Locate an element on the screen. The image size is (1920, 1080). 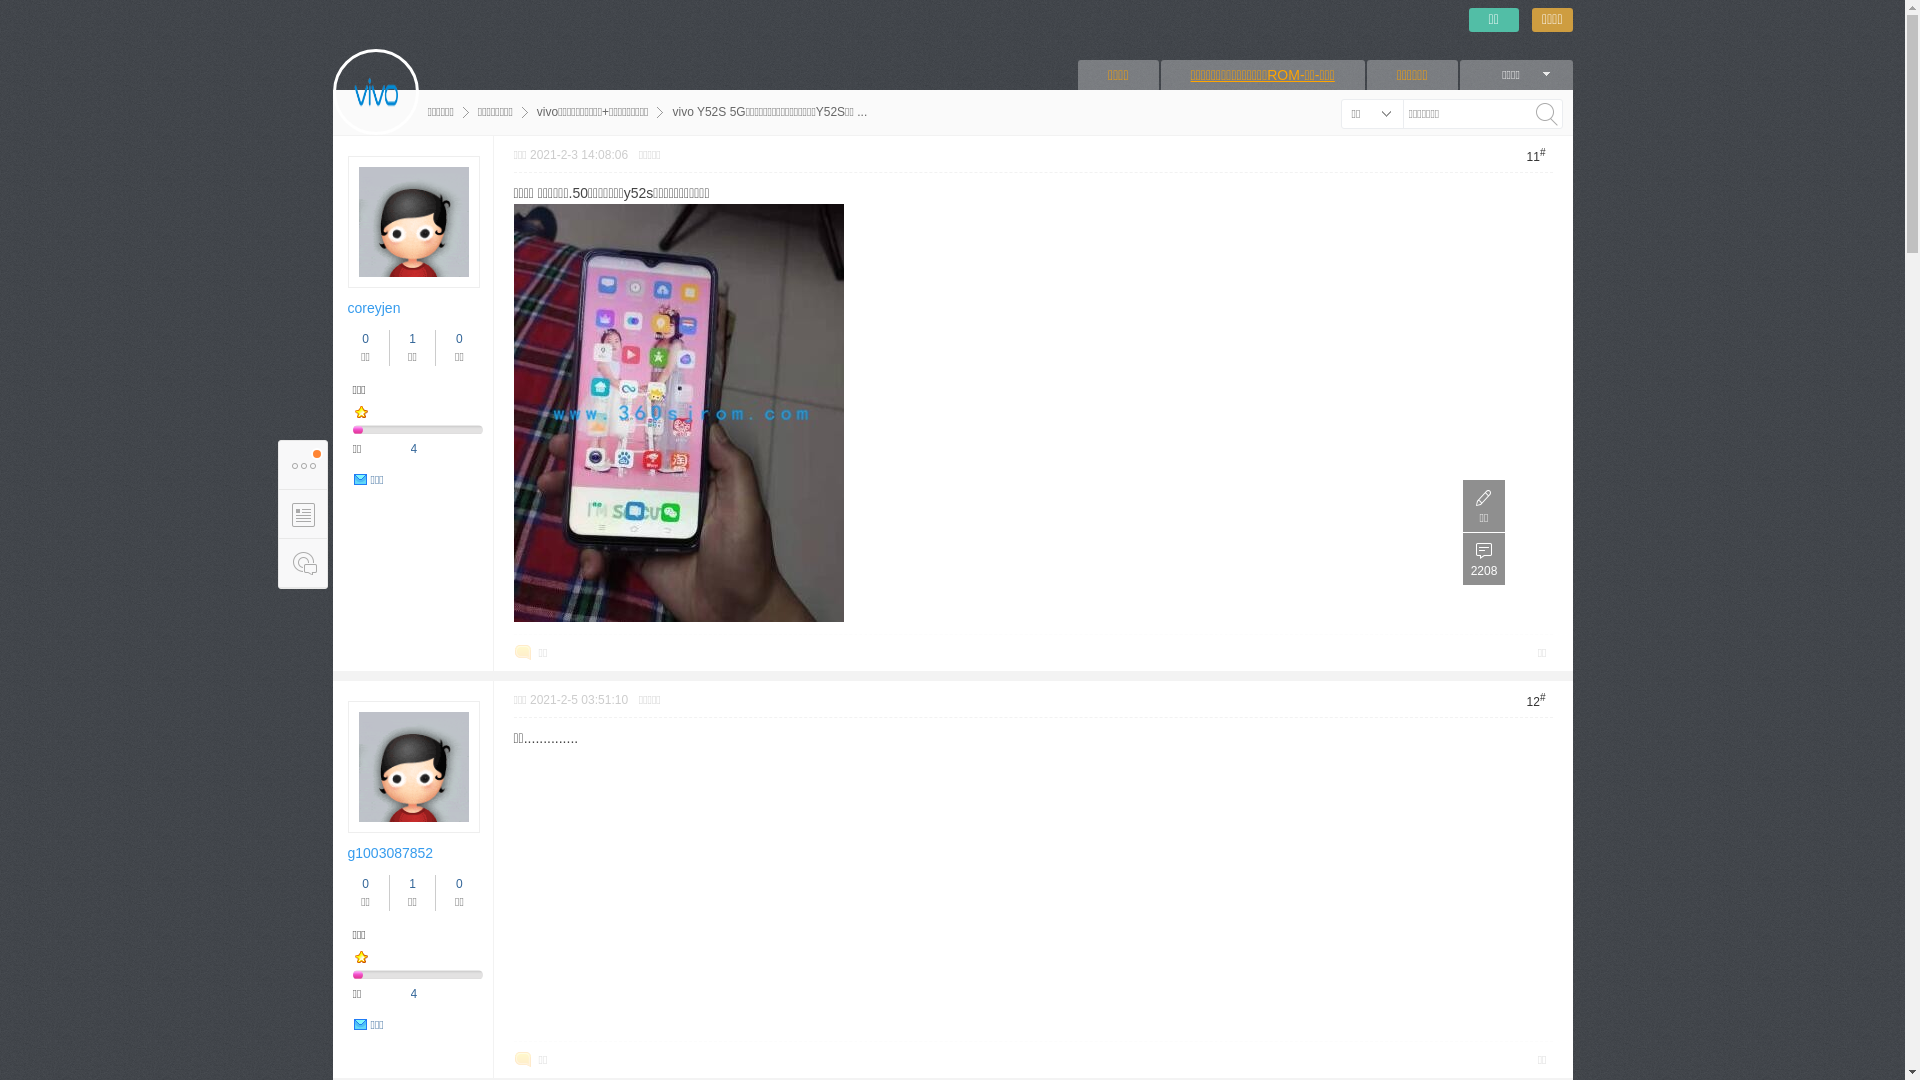
'4' is located at coordinates (412, 994).